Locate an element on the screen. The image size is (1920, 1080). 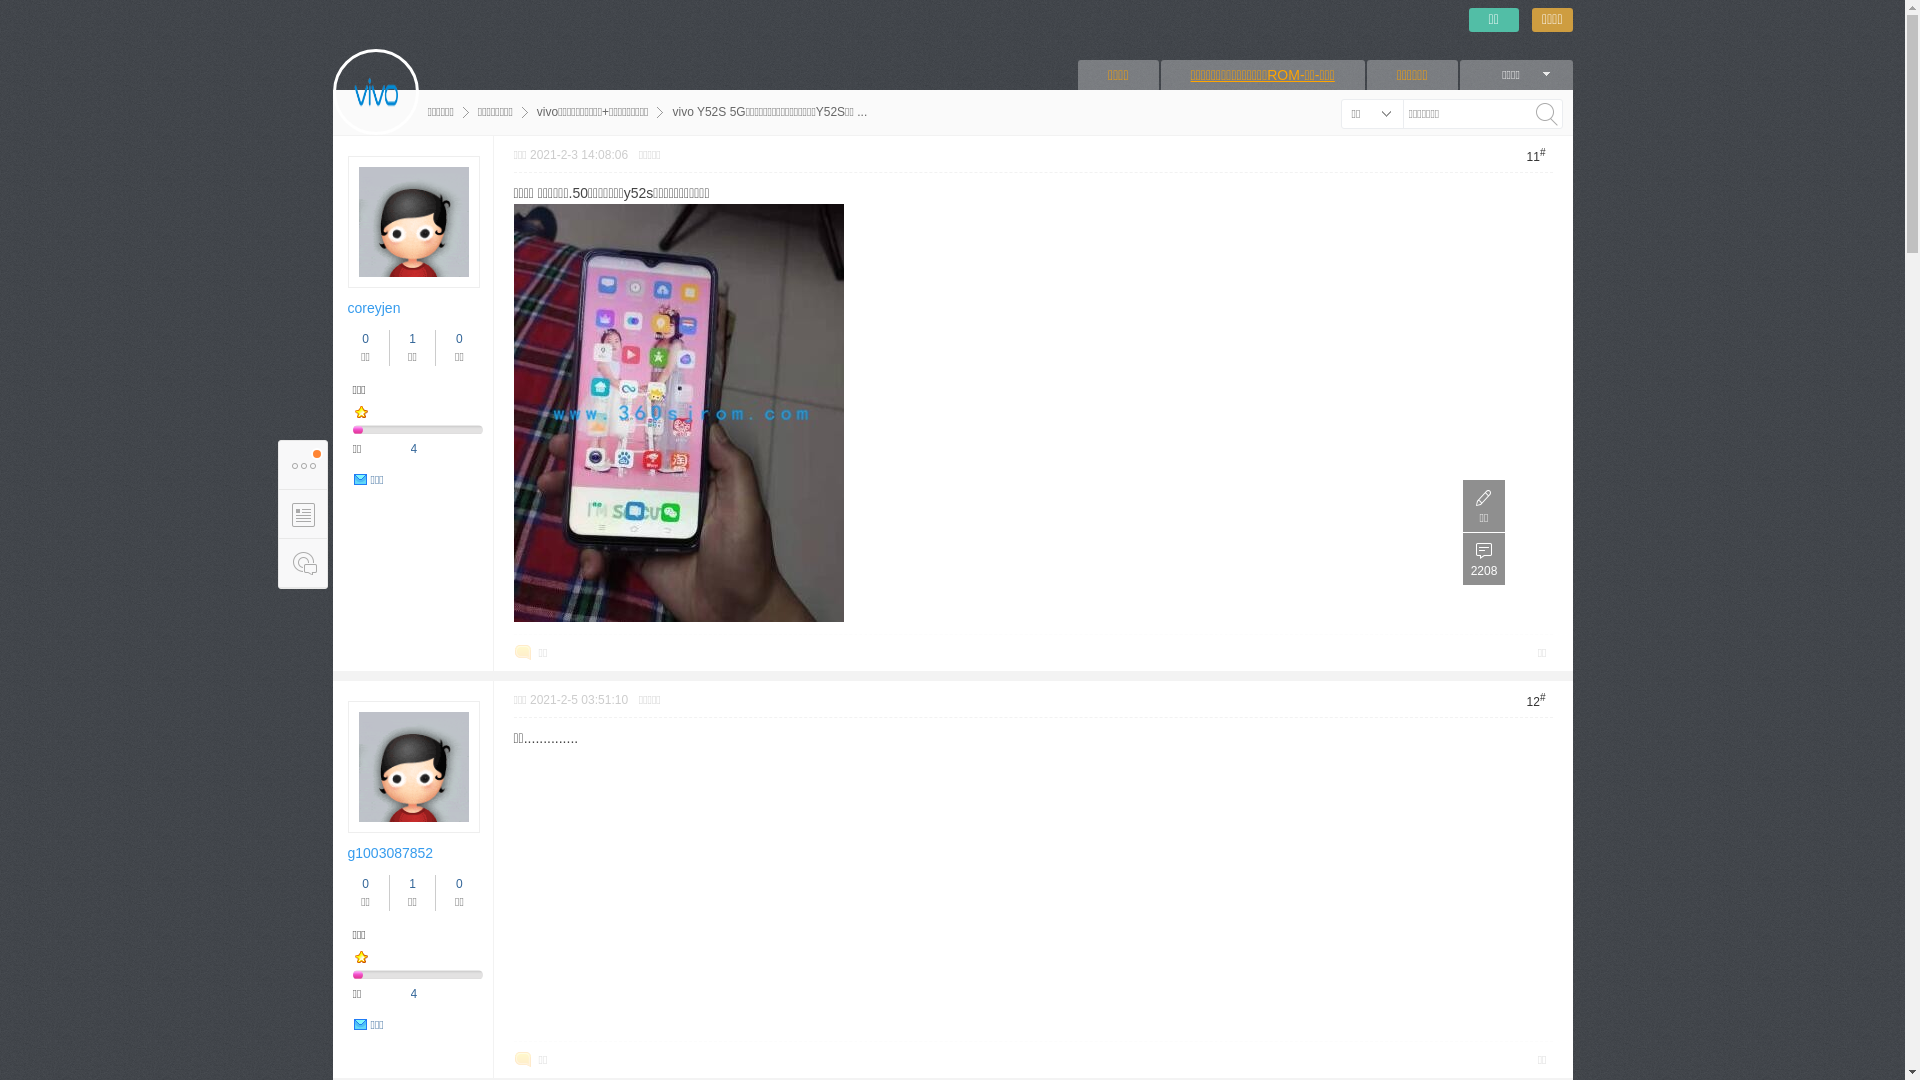
'4' is located at coordinates (412, 994).